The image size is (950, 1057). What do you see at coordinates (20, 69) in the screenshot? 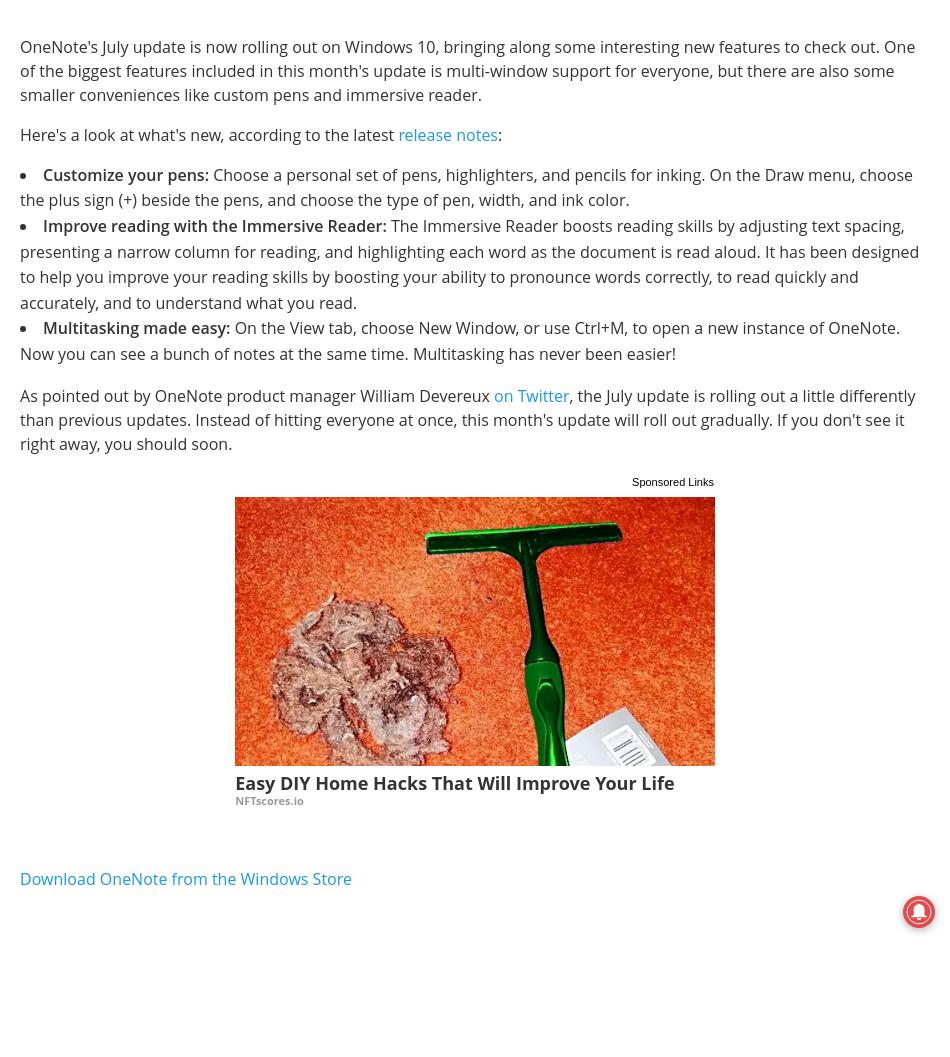
I see `'OneNote's July update is now rolling out on Windows 10, bringing along some interesting new features to check out. One of the biggest features included in this month's update is multi-window support for everyone, but there are also some smaller conveniences like custom pens and immersive reader.'` at bounding box center [20, 69].